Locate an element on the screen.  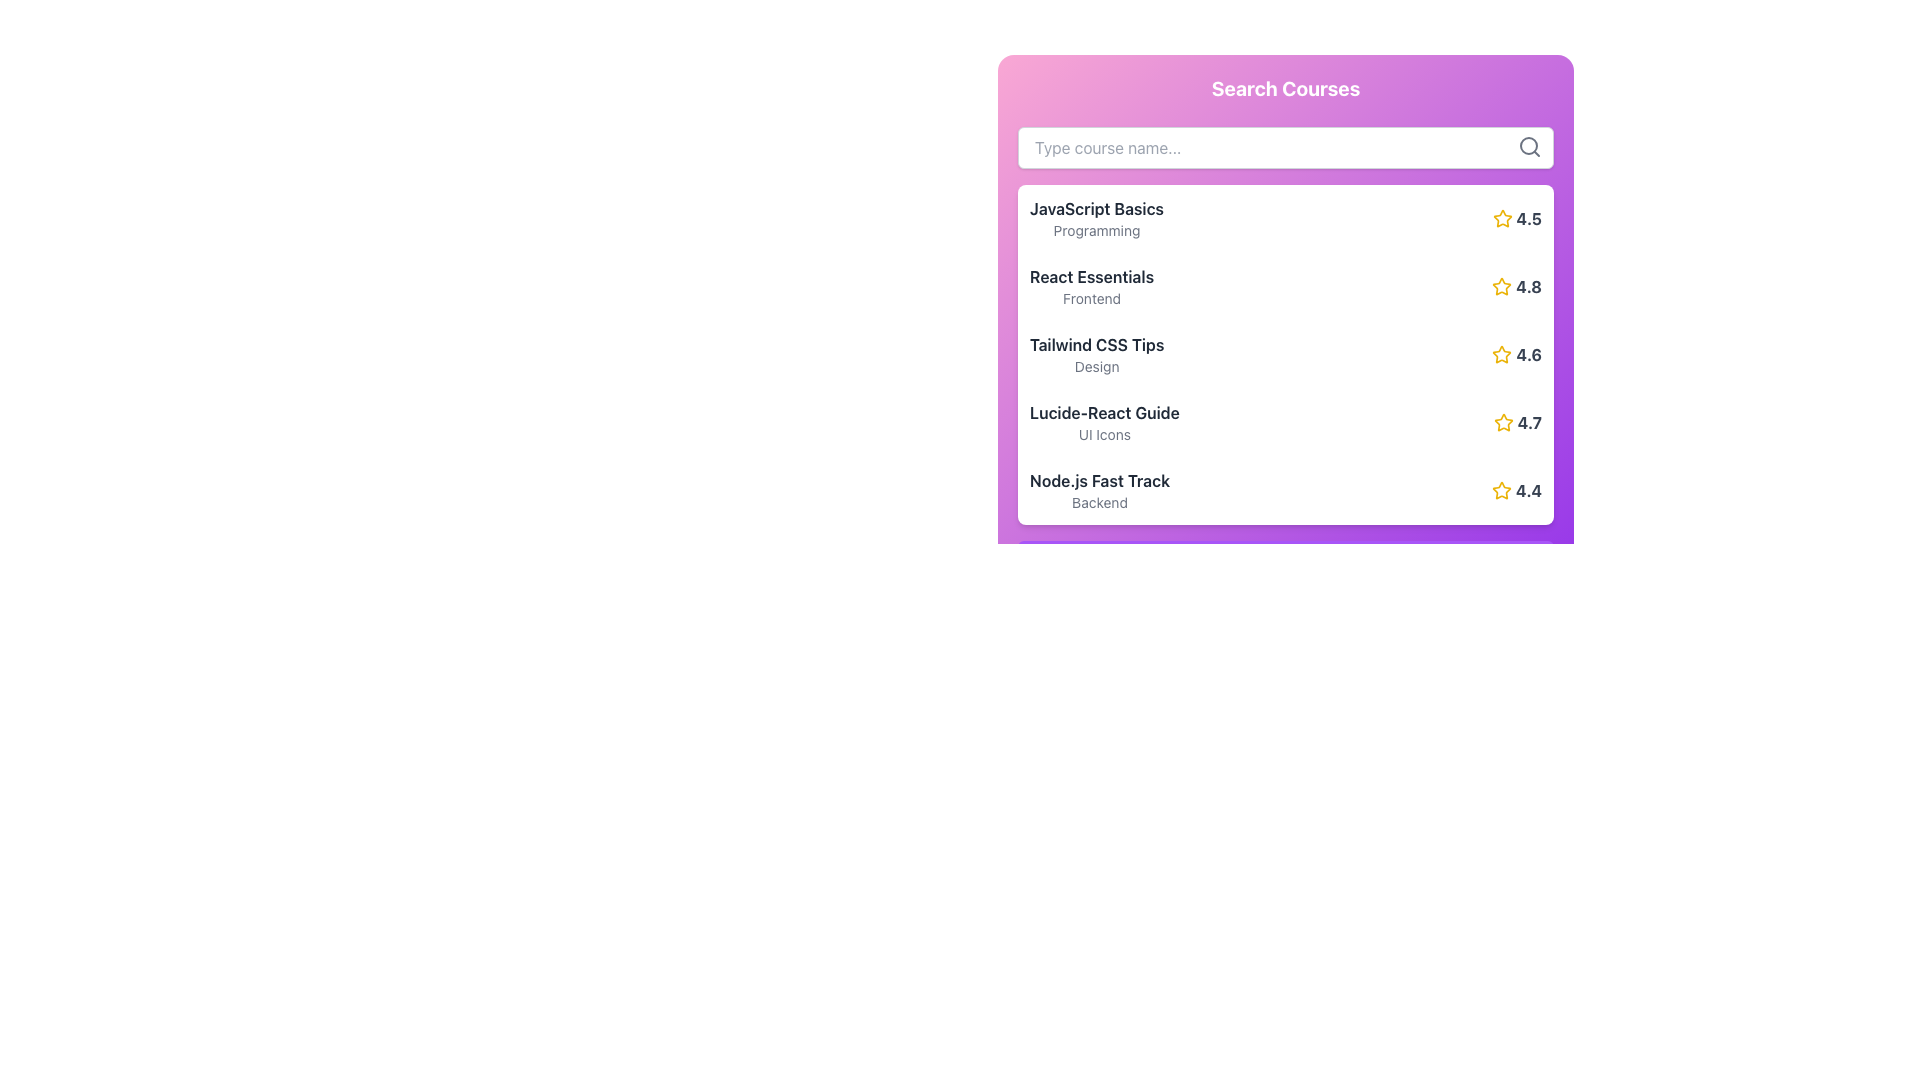
the text label that serves as the title of the course entry, located at the center of the interface, above the sibling element displaying 'Programming' is located at coordinates (1096, 208).